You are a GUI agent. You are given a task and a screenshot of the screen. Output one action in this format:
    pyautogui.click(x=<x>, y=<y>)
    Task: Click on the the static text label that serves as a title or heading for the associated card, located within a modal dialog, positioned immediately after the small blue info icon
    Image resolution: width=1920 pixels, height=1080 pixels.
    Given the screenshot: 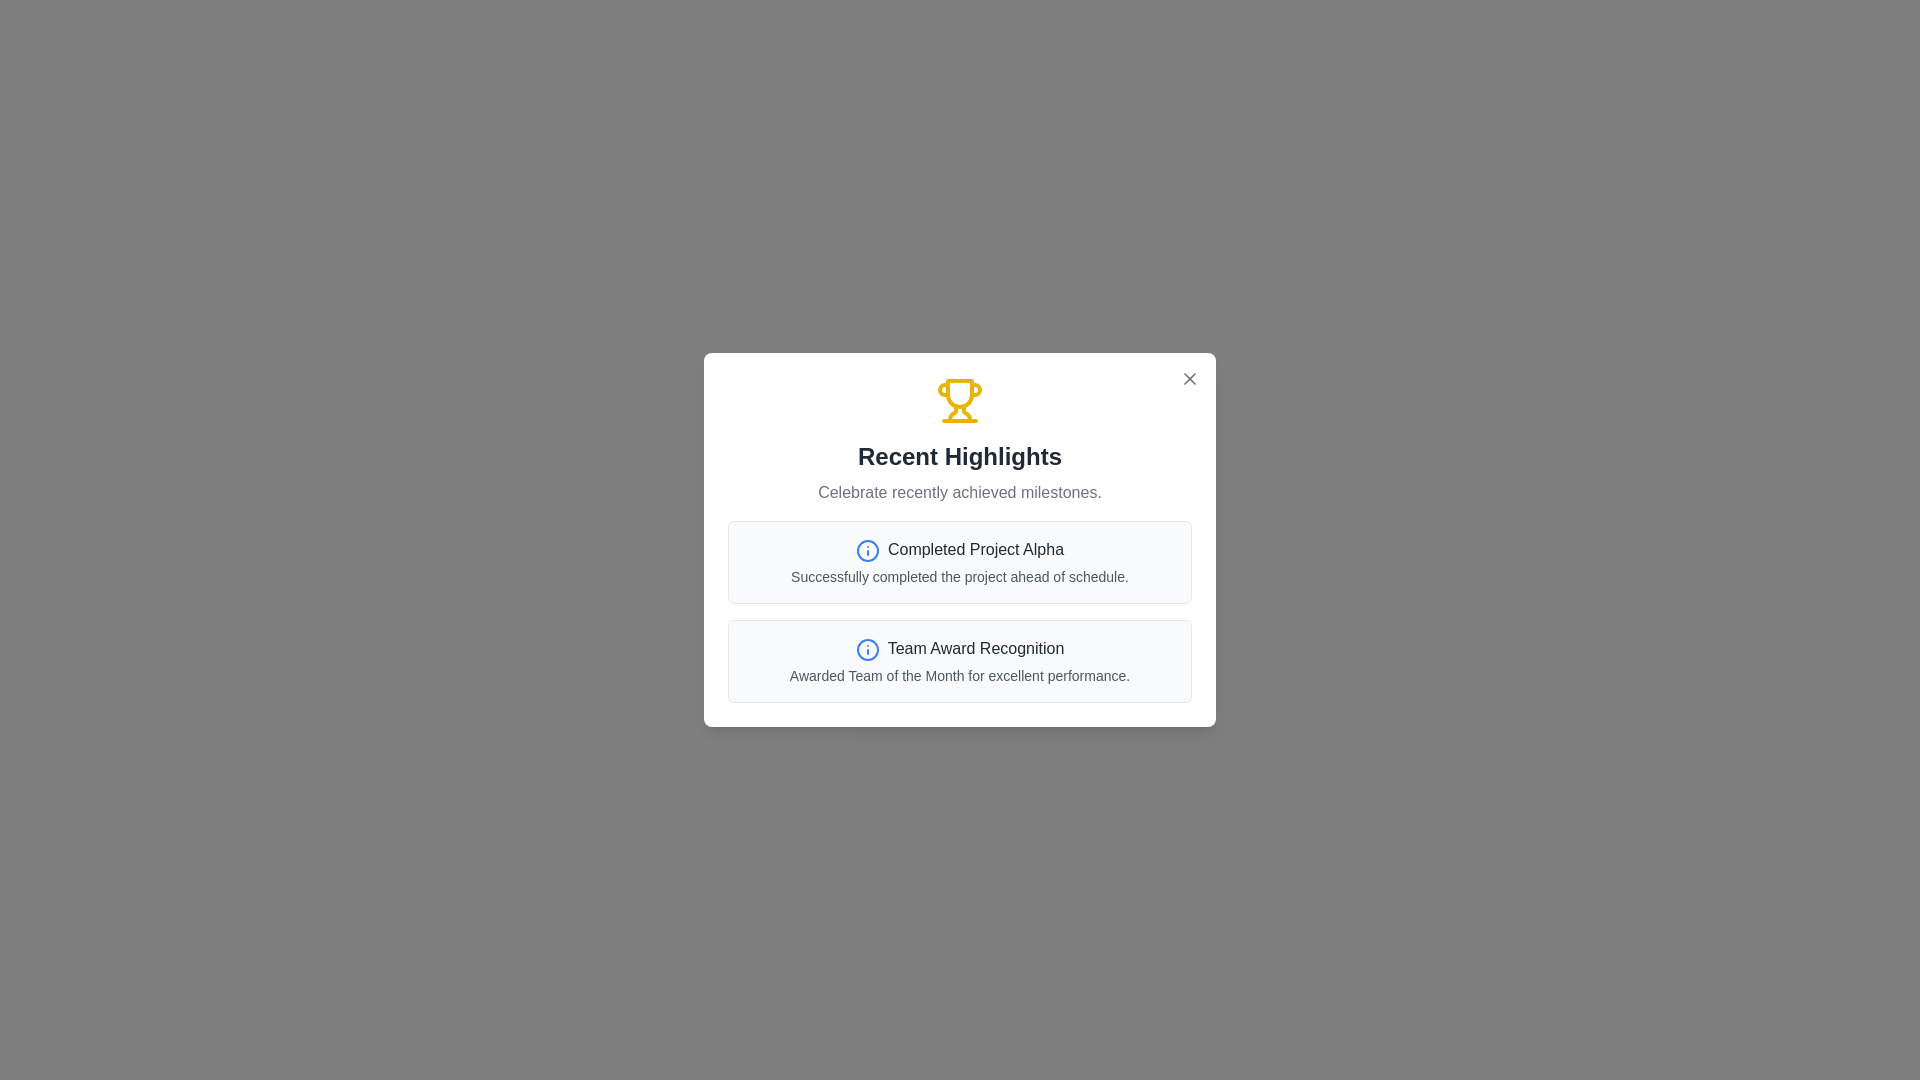 What is the action you would take?
    pyautogui.click(x=975, y=648)
    